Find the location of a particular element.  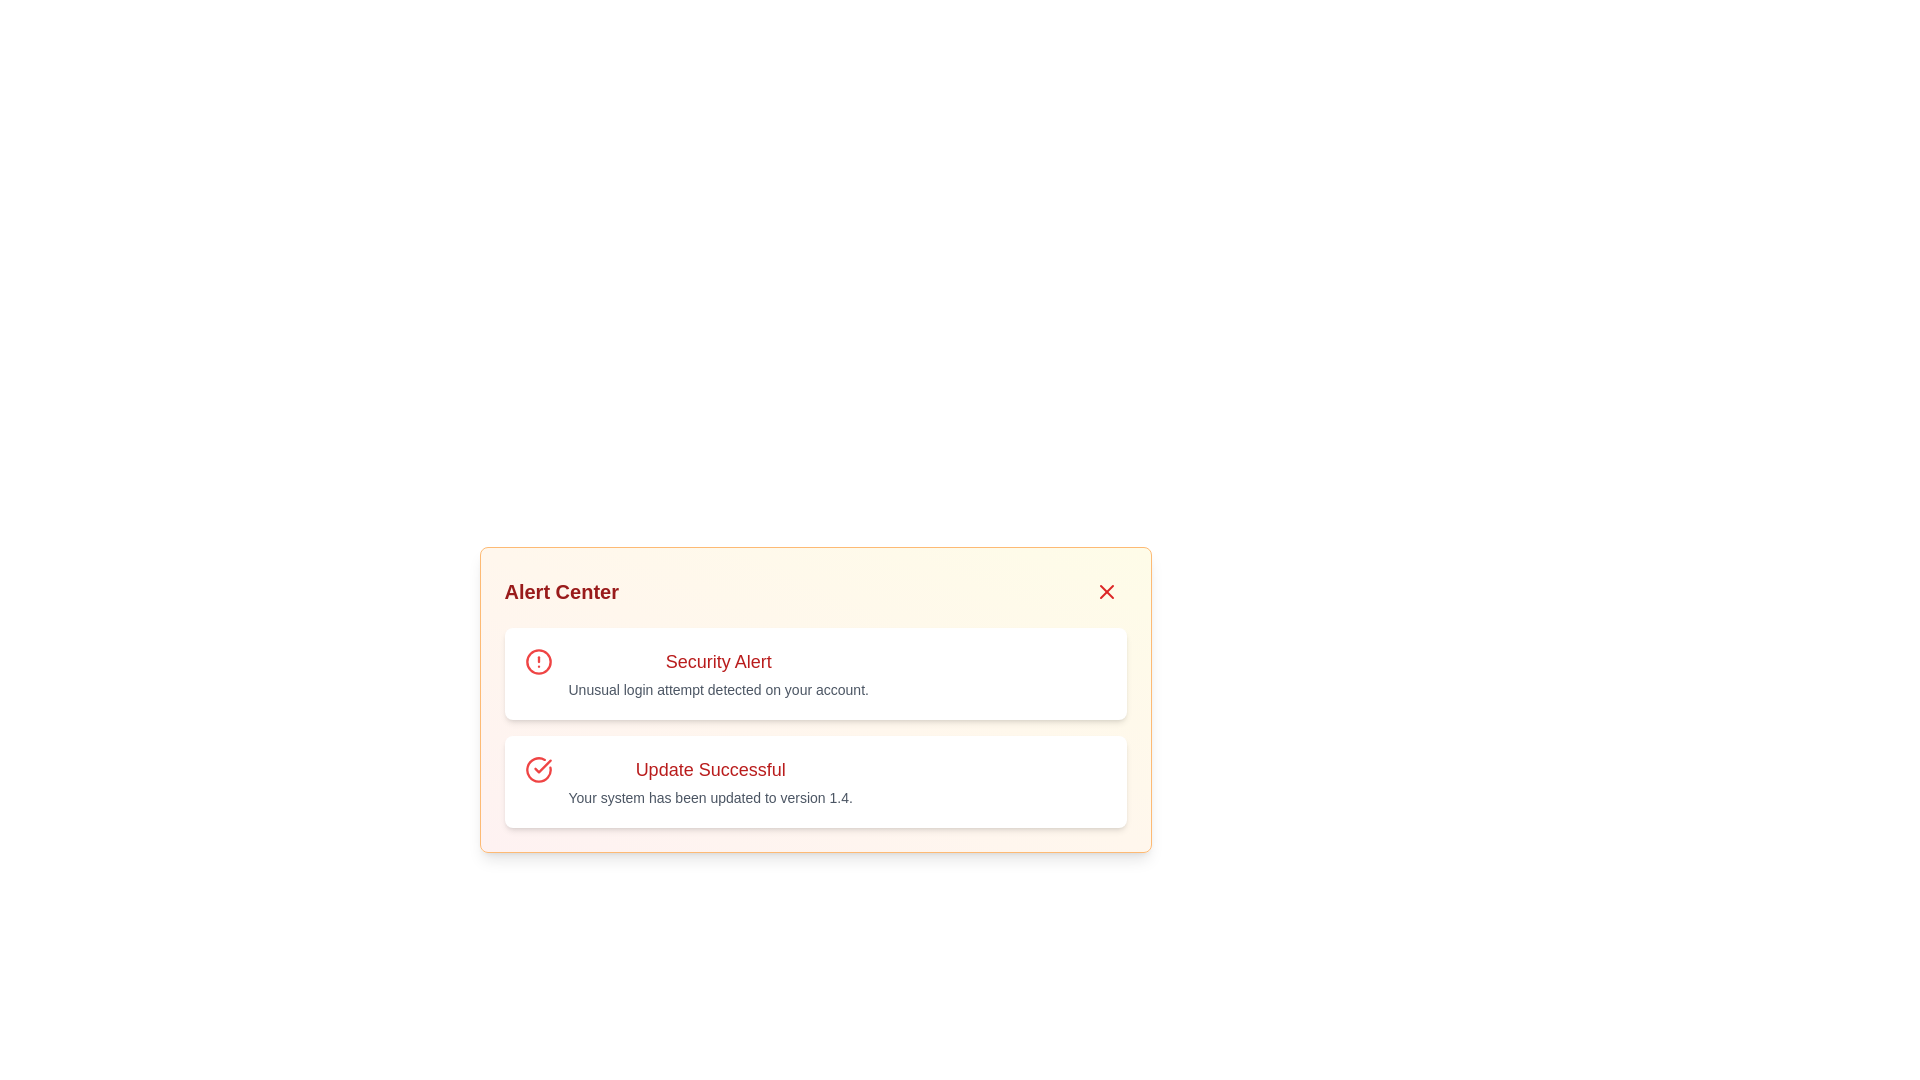

the close icon button located in the top-right corner of the 'Alert Center' dialog is located at coordinates (1105, 590).